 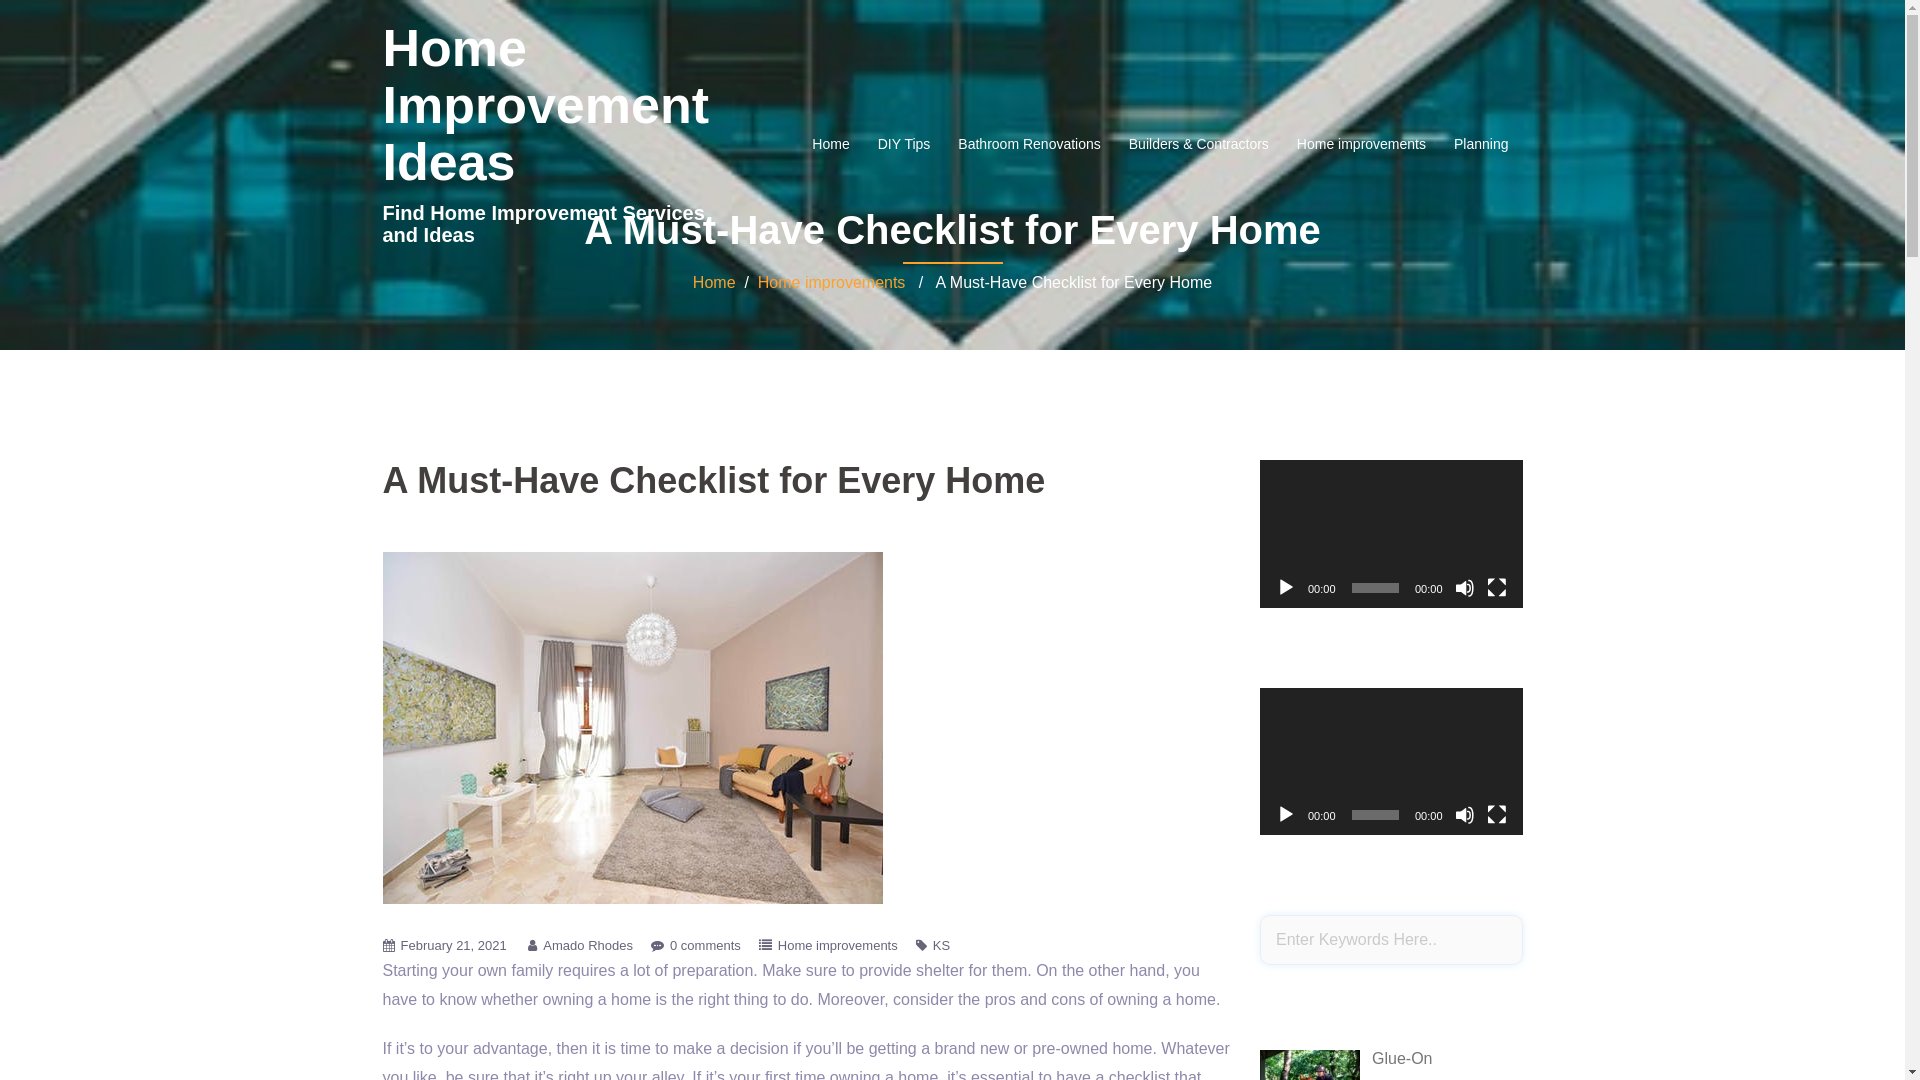 What do you see at coordinates (705, 945) in the screenshot?
I see `'0 comments'` at bounding box center [705, 945].